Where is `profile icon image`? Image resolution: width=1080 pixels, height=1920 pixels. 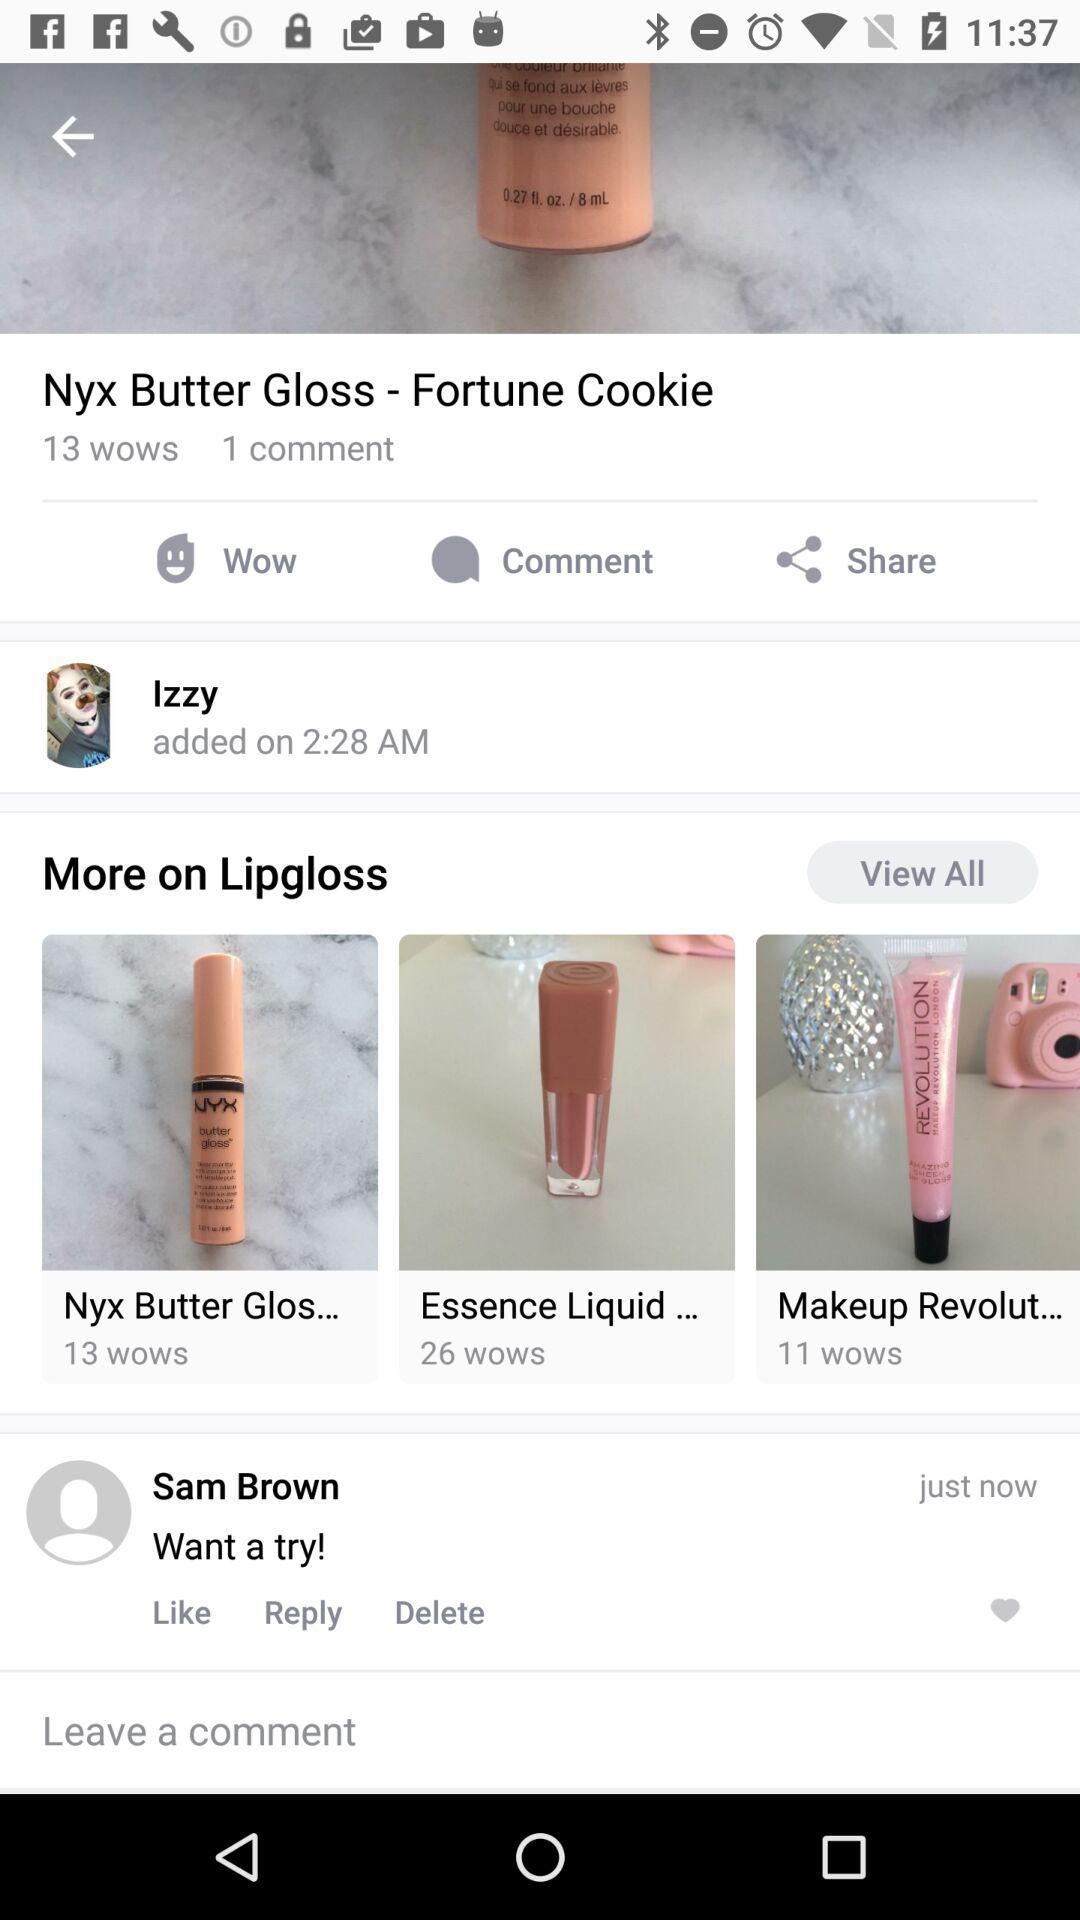 profile icon image is located at coordinates (77, 1512).